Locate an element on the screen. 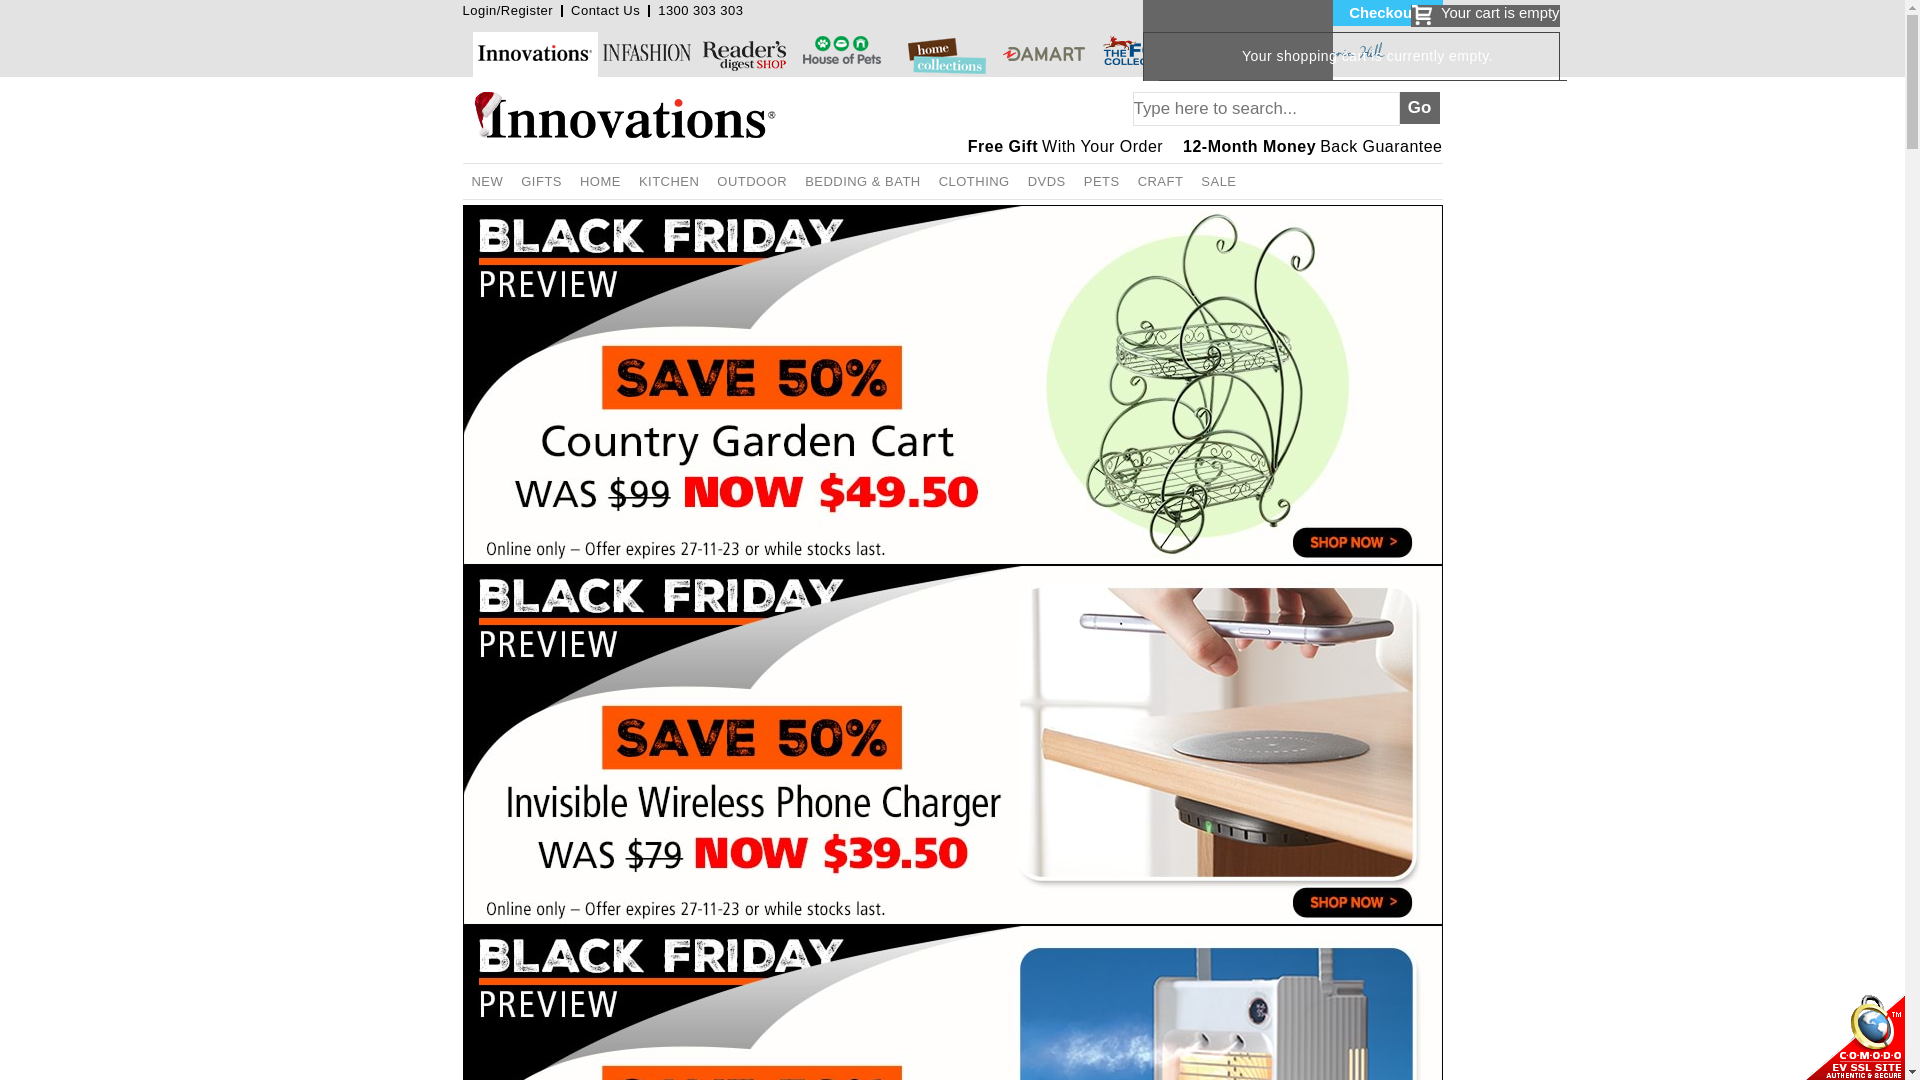 This screenshot has height=1080, width=1920. 'GIFTS' is located at coordinates (512, 181).